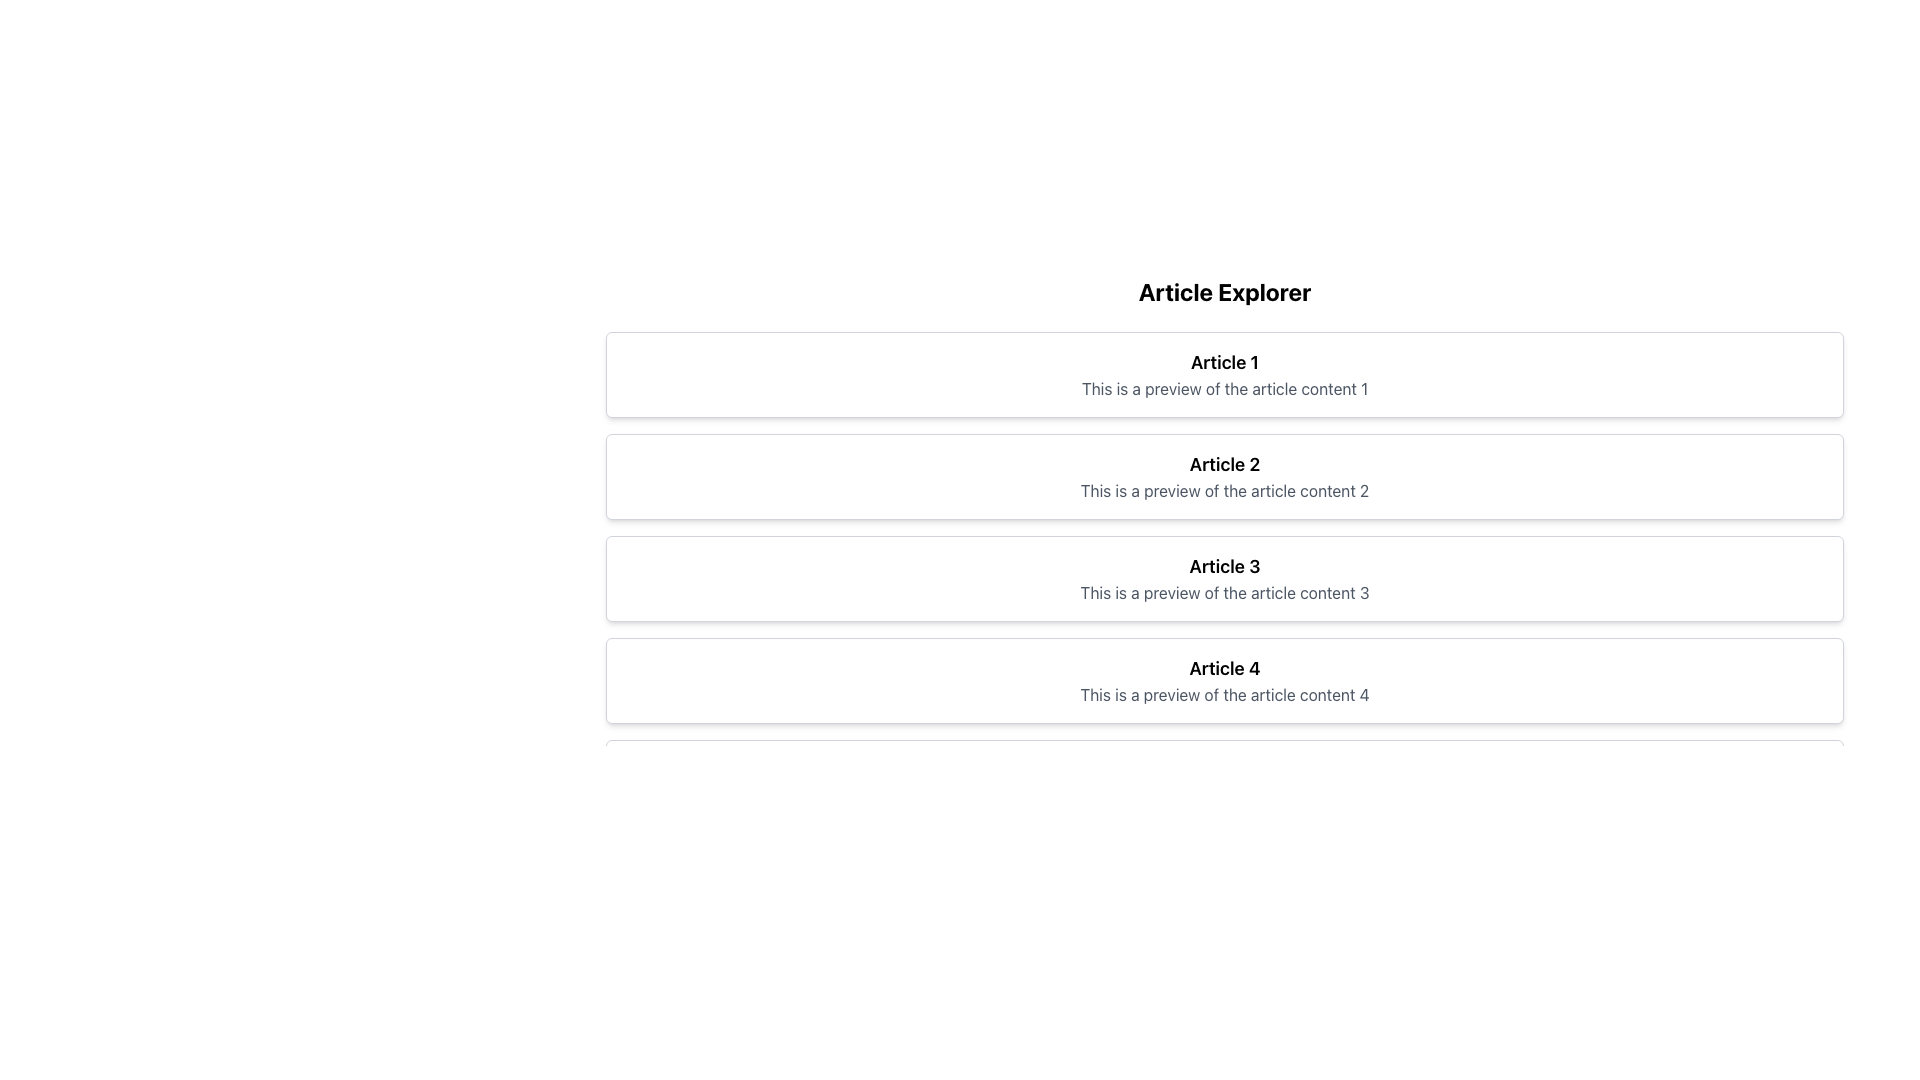  Describe the element at coordinates (1223, 292) in the screenshot. I see `text from the 'Article Explorer' text label, which is bold and large at the top of the content section` at that location.